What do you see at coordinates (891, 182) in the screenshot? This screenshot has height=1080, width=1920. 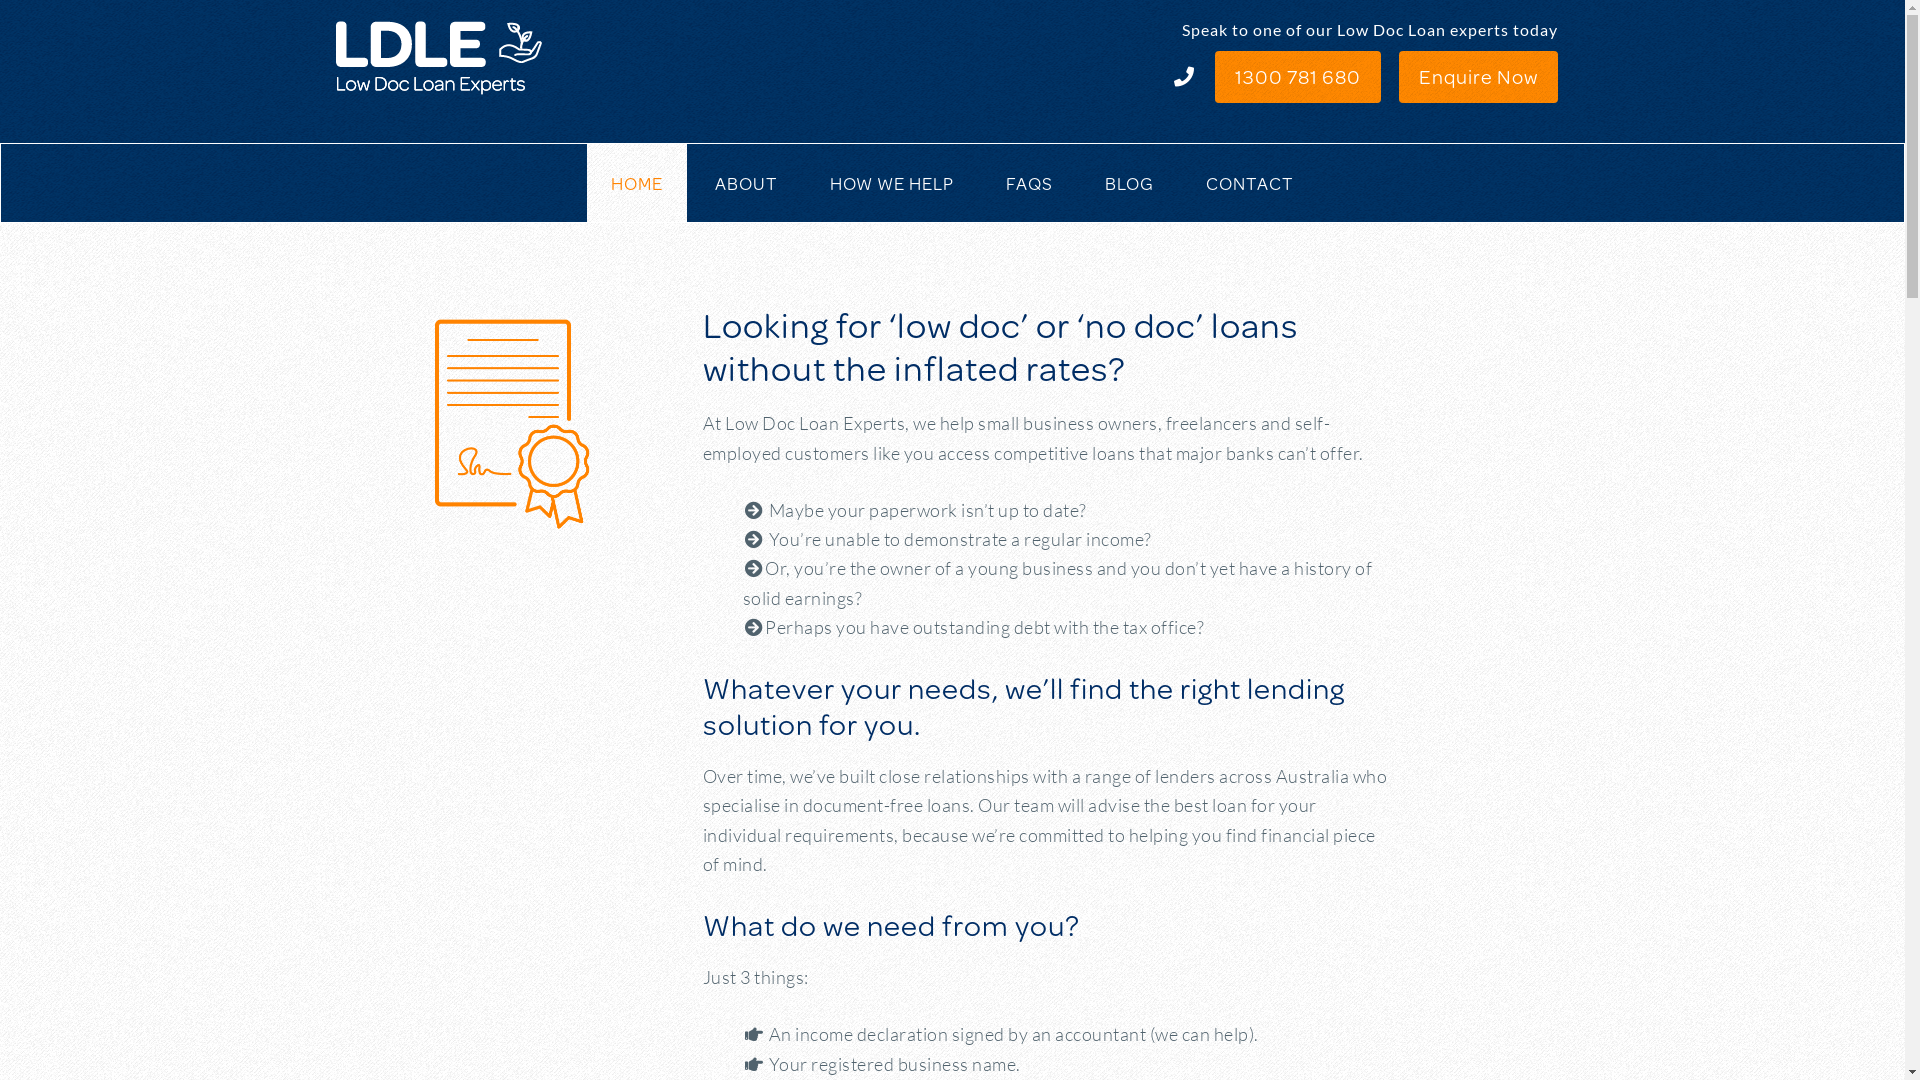 I see `'HOW WE HELP'` at bounding box center [891, 182].